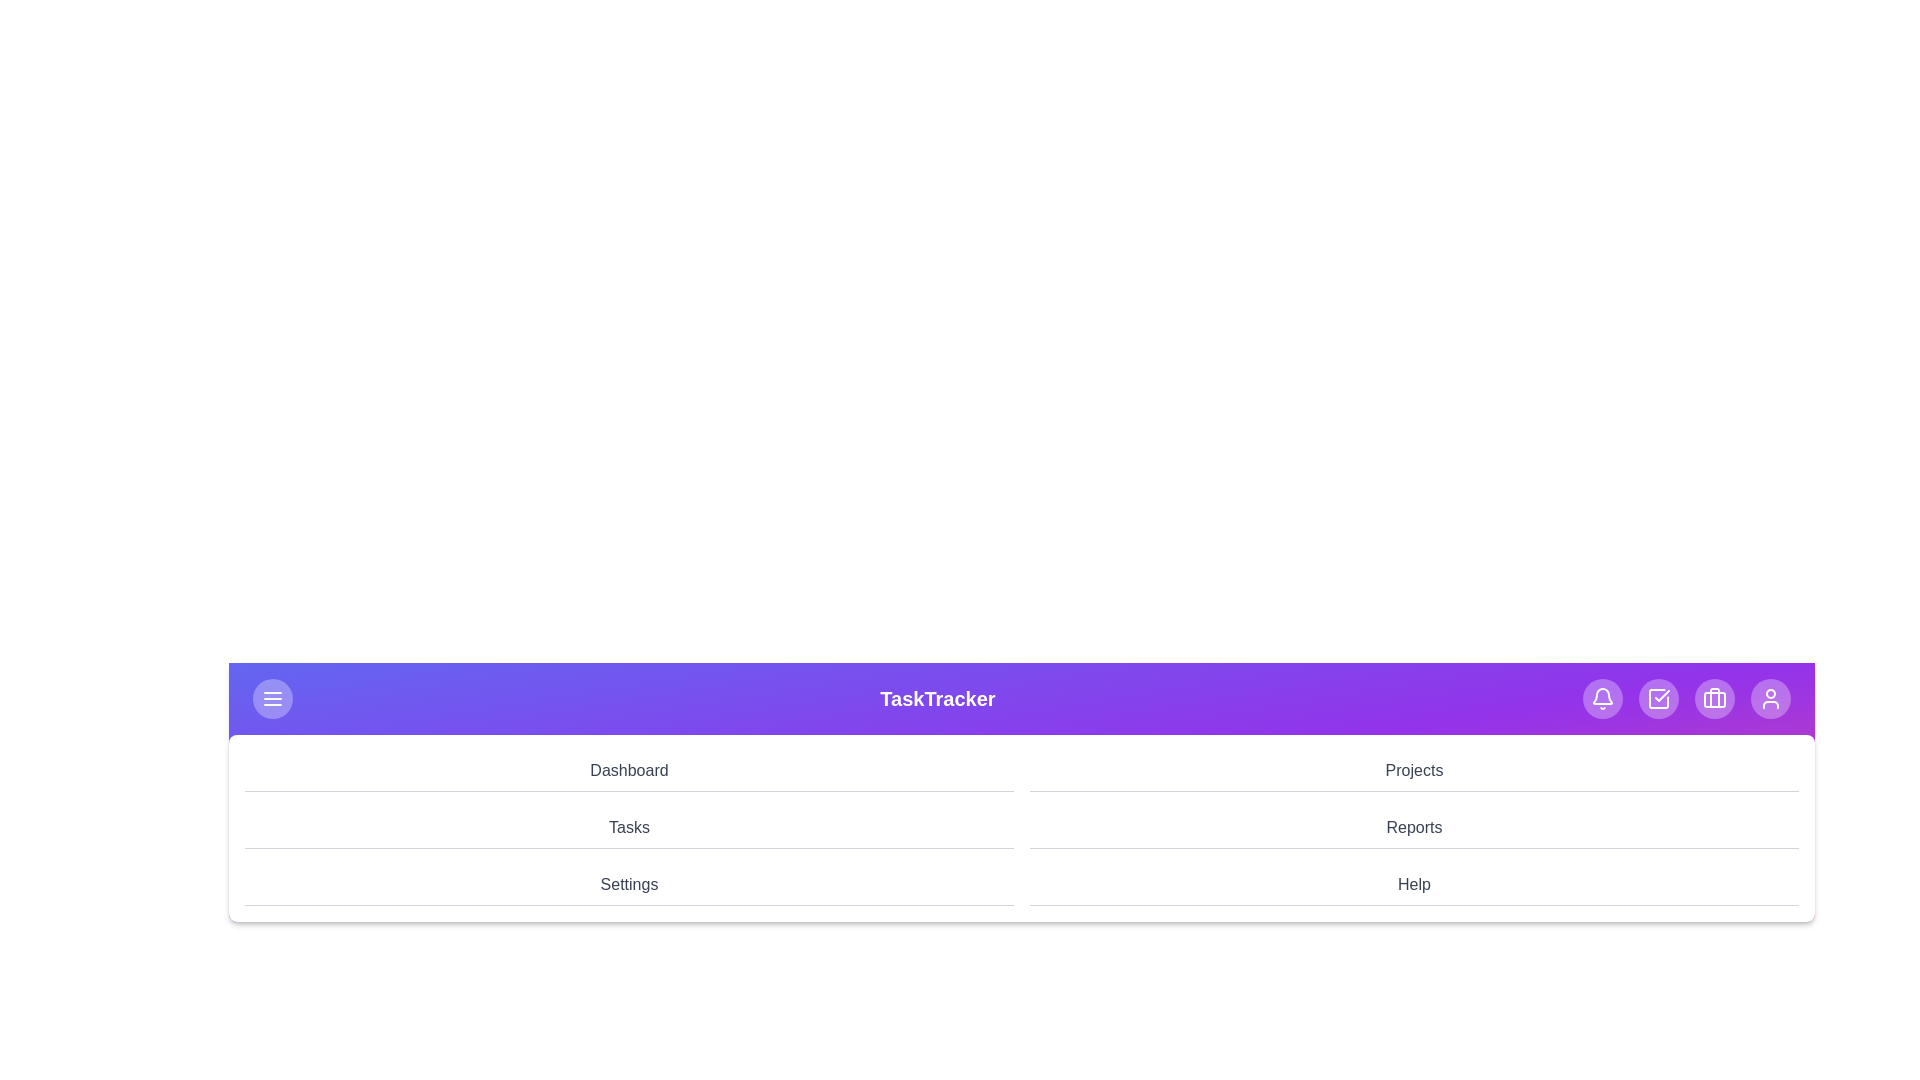 Image resolution: width=1920 pixels, height=1080 pixels. What do you see at coordinates (628, 770) in the screenshot?
I see `the navigation menu item Dashboard` at bounding box center [628, 770].